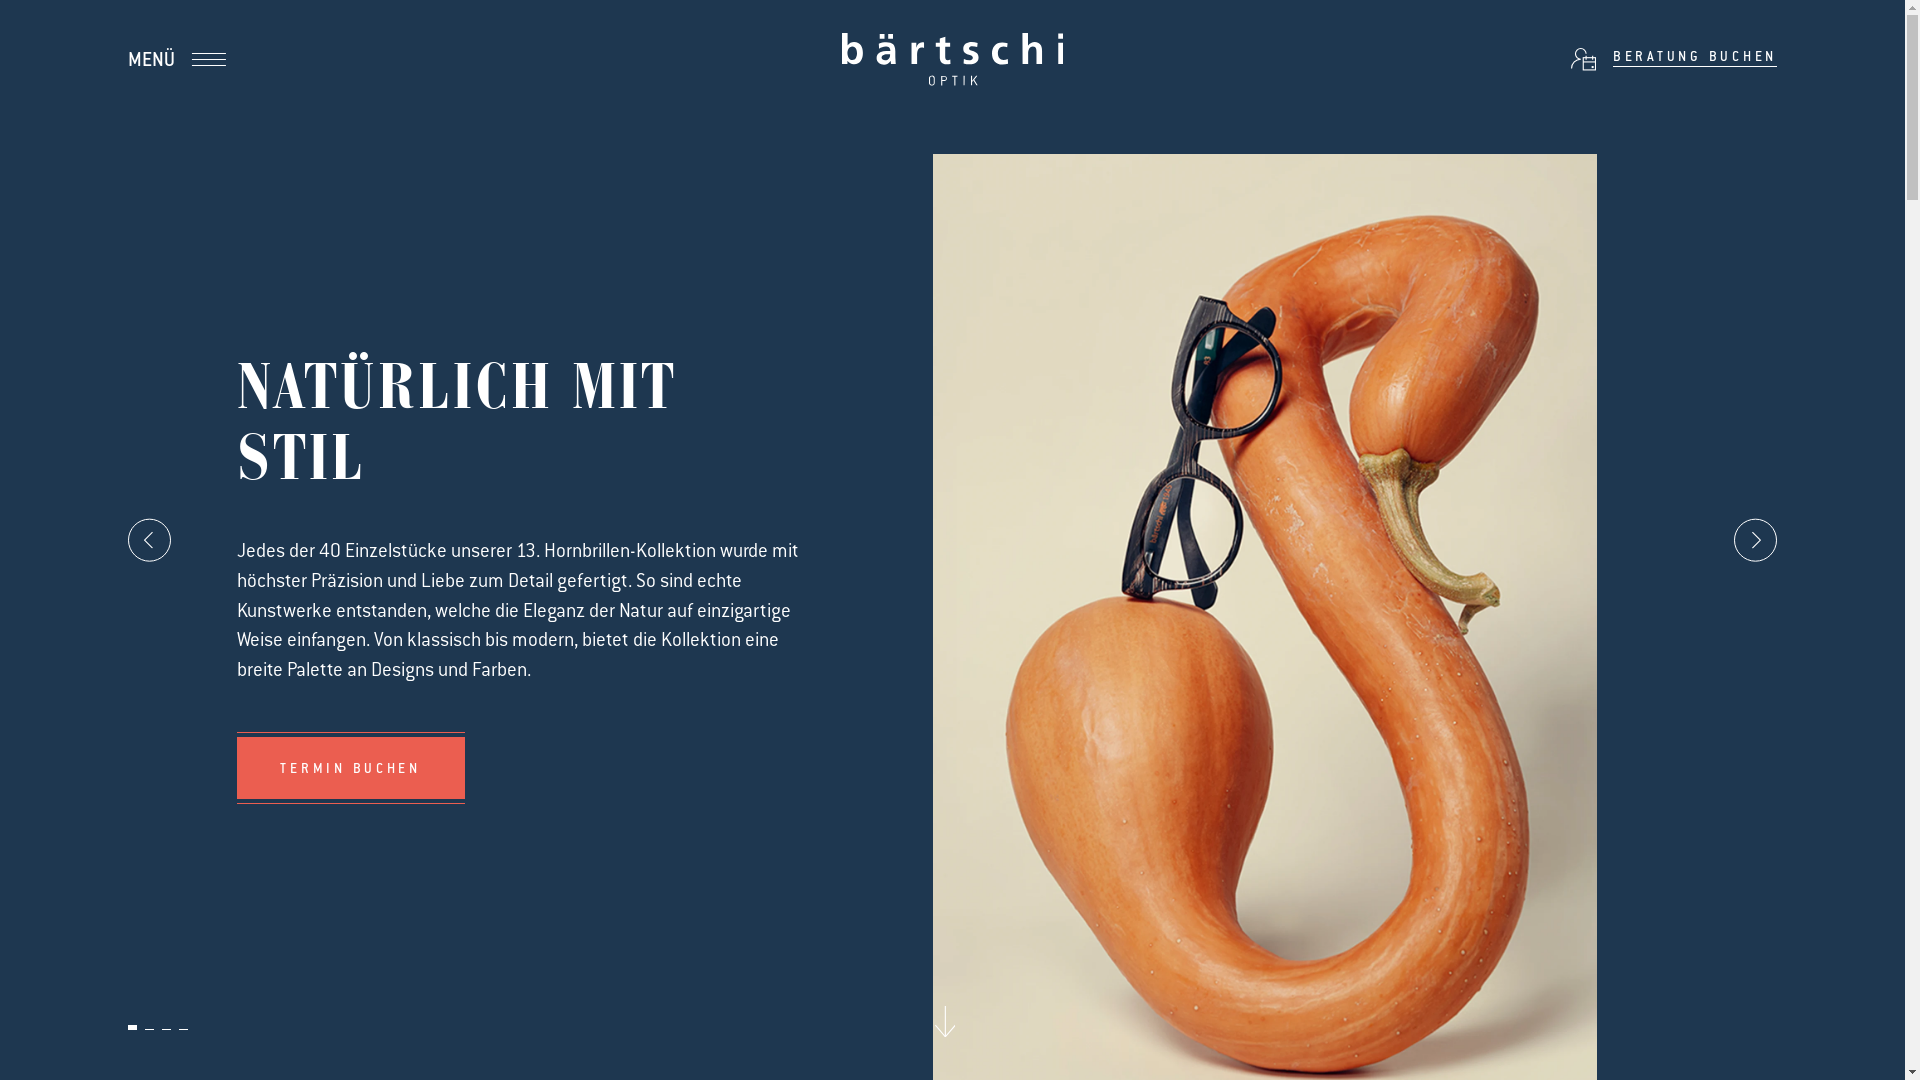  I want to click on 'TERMIN BUCHEN', so click(350, 766).